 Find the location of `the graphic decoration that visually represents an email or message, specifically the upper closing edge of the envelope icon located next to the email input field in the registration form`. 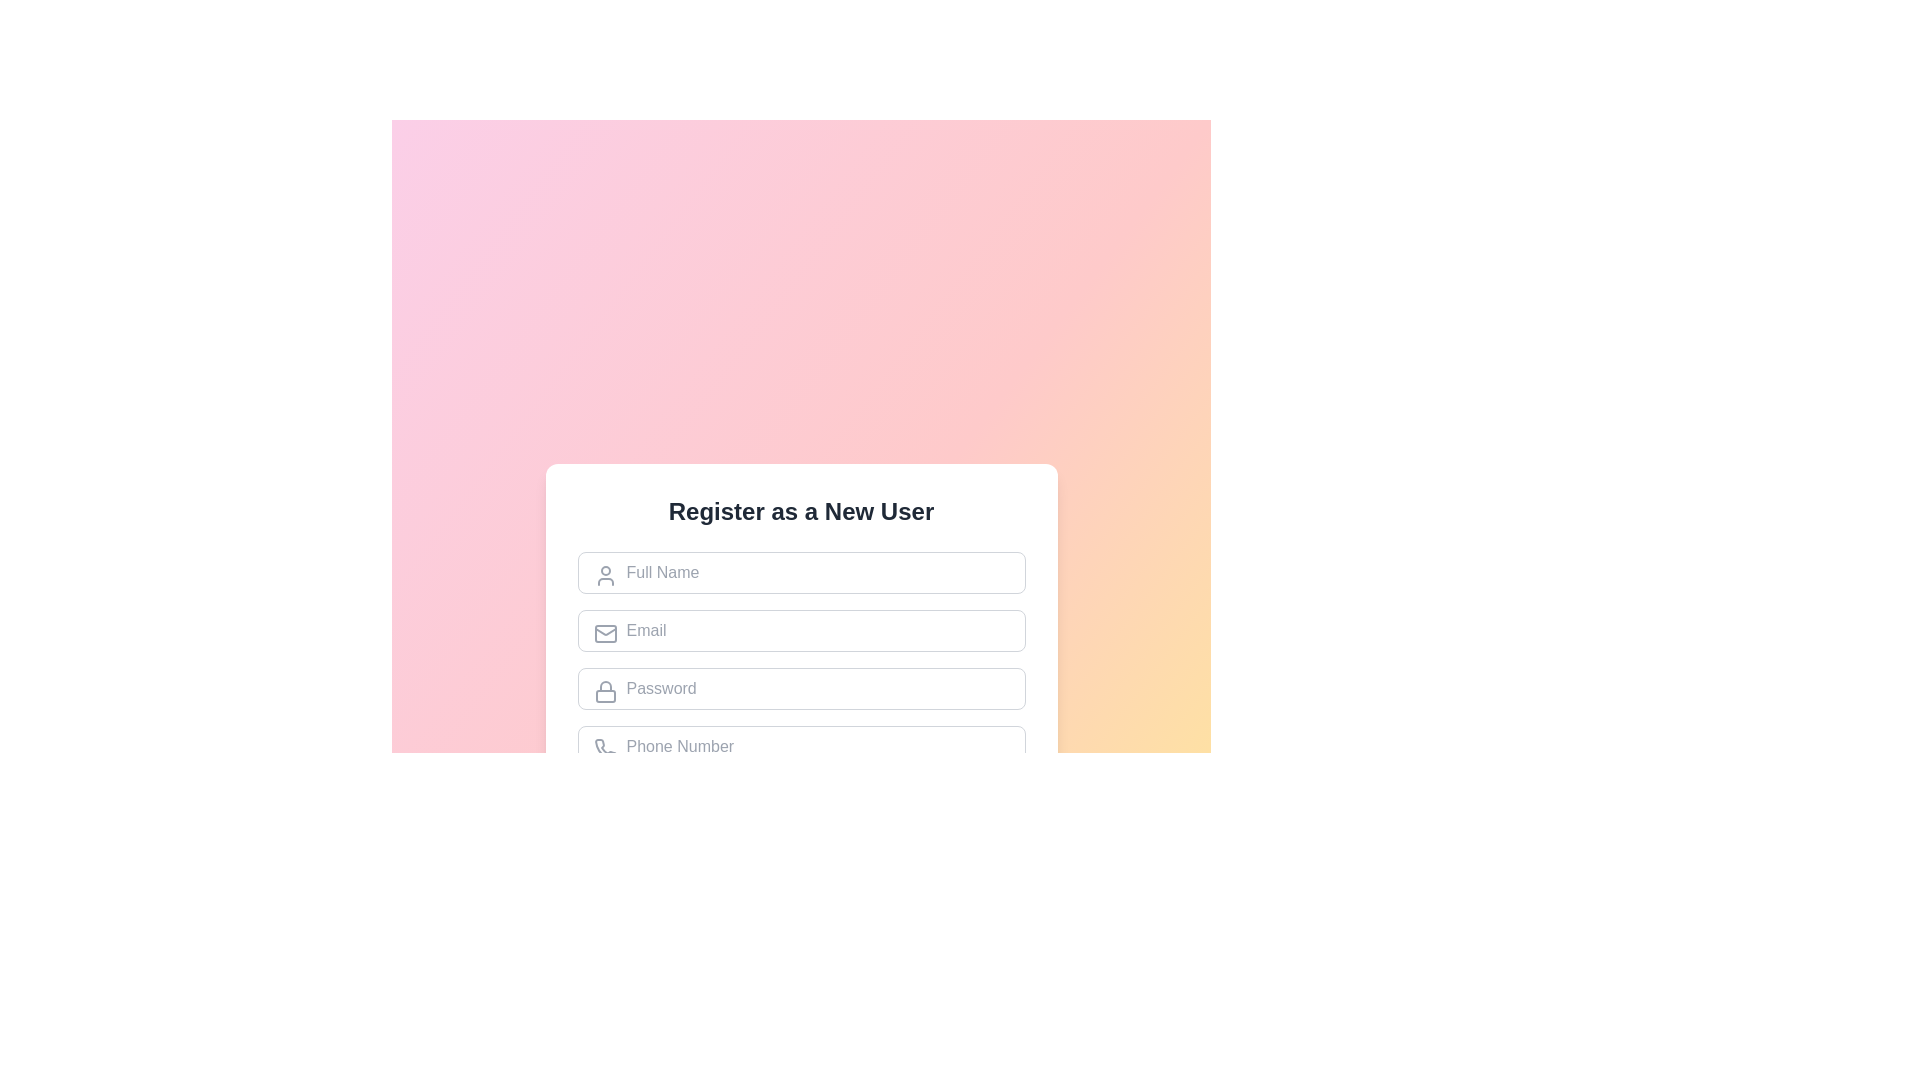

the graphic decoration that visually represents an email or message, specifically the upper closing edge of the envelope icon located next to the email input field in the registration form is located at coordinates (604, 632).